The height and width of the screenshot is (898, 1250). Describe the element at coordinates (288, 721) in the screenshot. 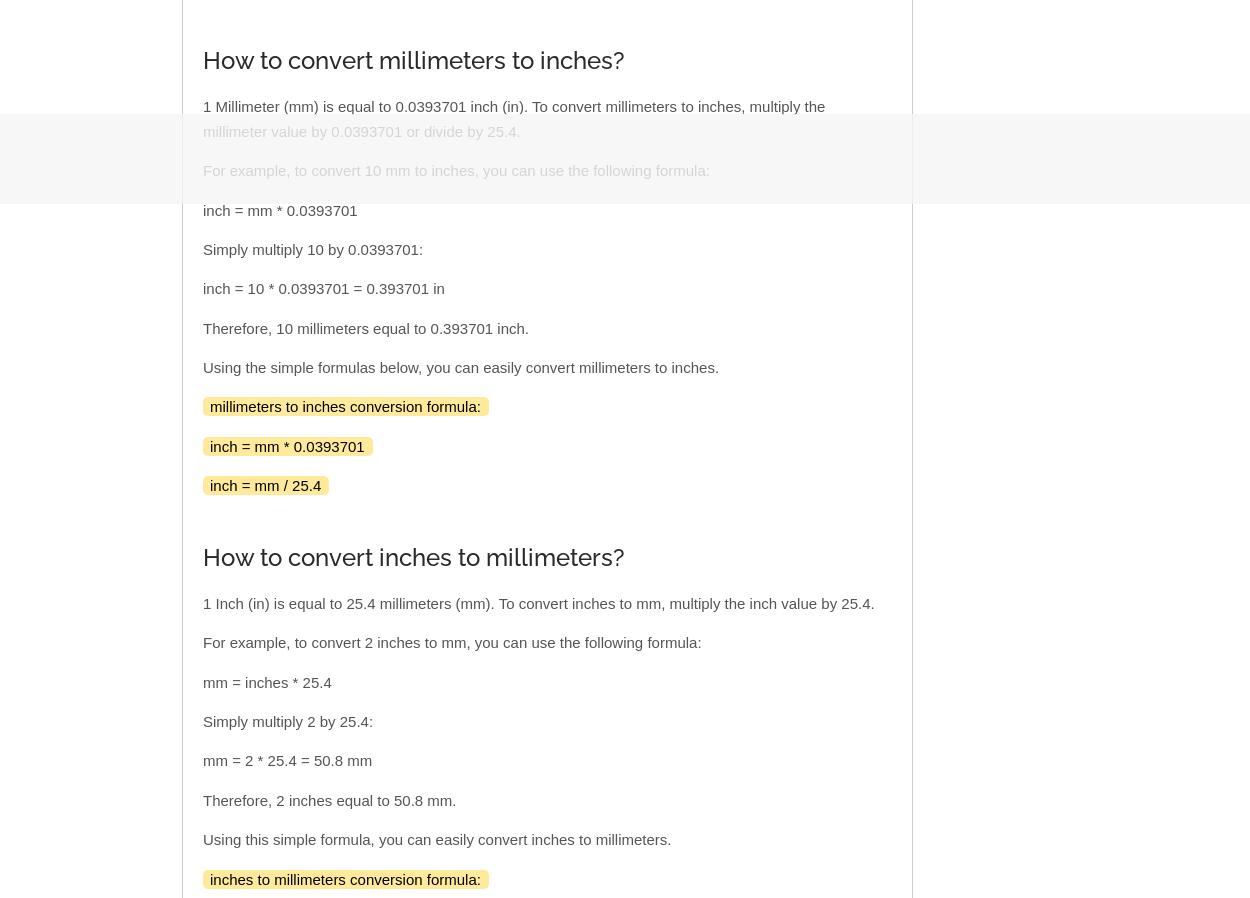

I see `'Simply multiply 2 by 25.4:'` at that location.